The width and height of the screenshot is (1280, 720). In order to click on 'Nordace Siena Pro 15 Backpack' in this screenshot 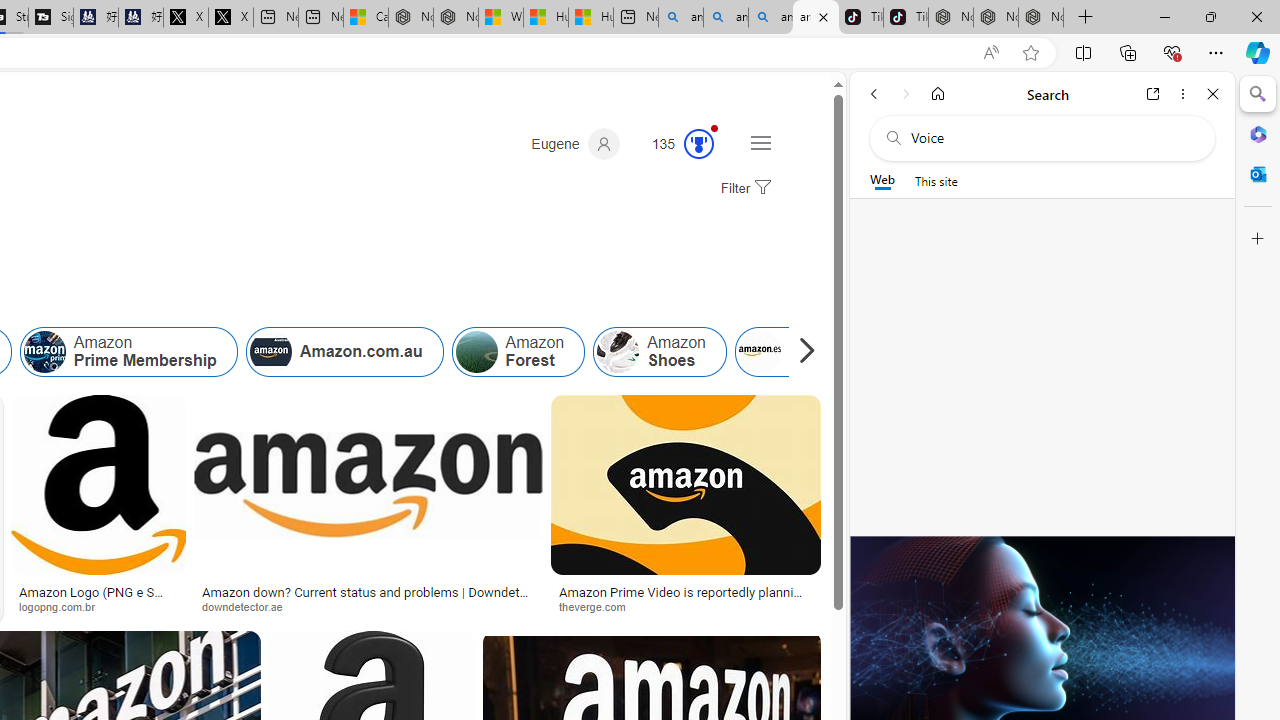, I will do `click(995, 17)`.